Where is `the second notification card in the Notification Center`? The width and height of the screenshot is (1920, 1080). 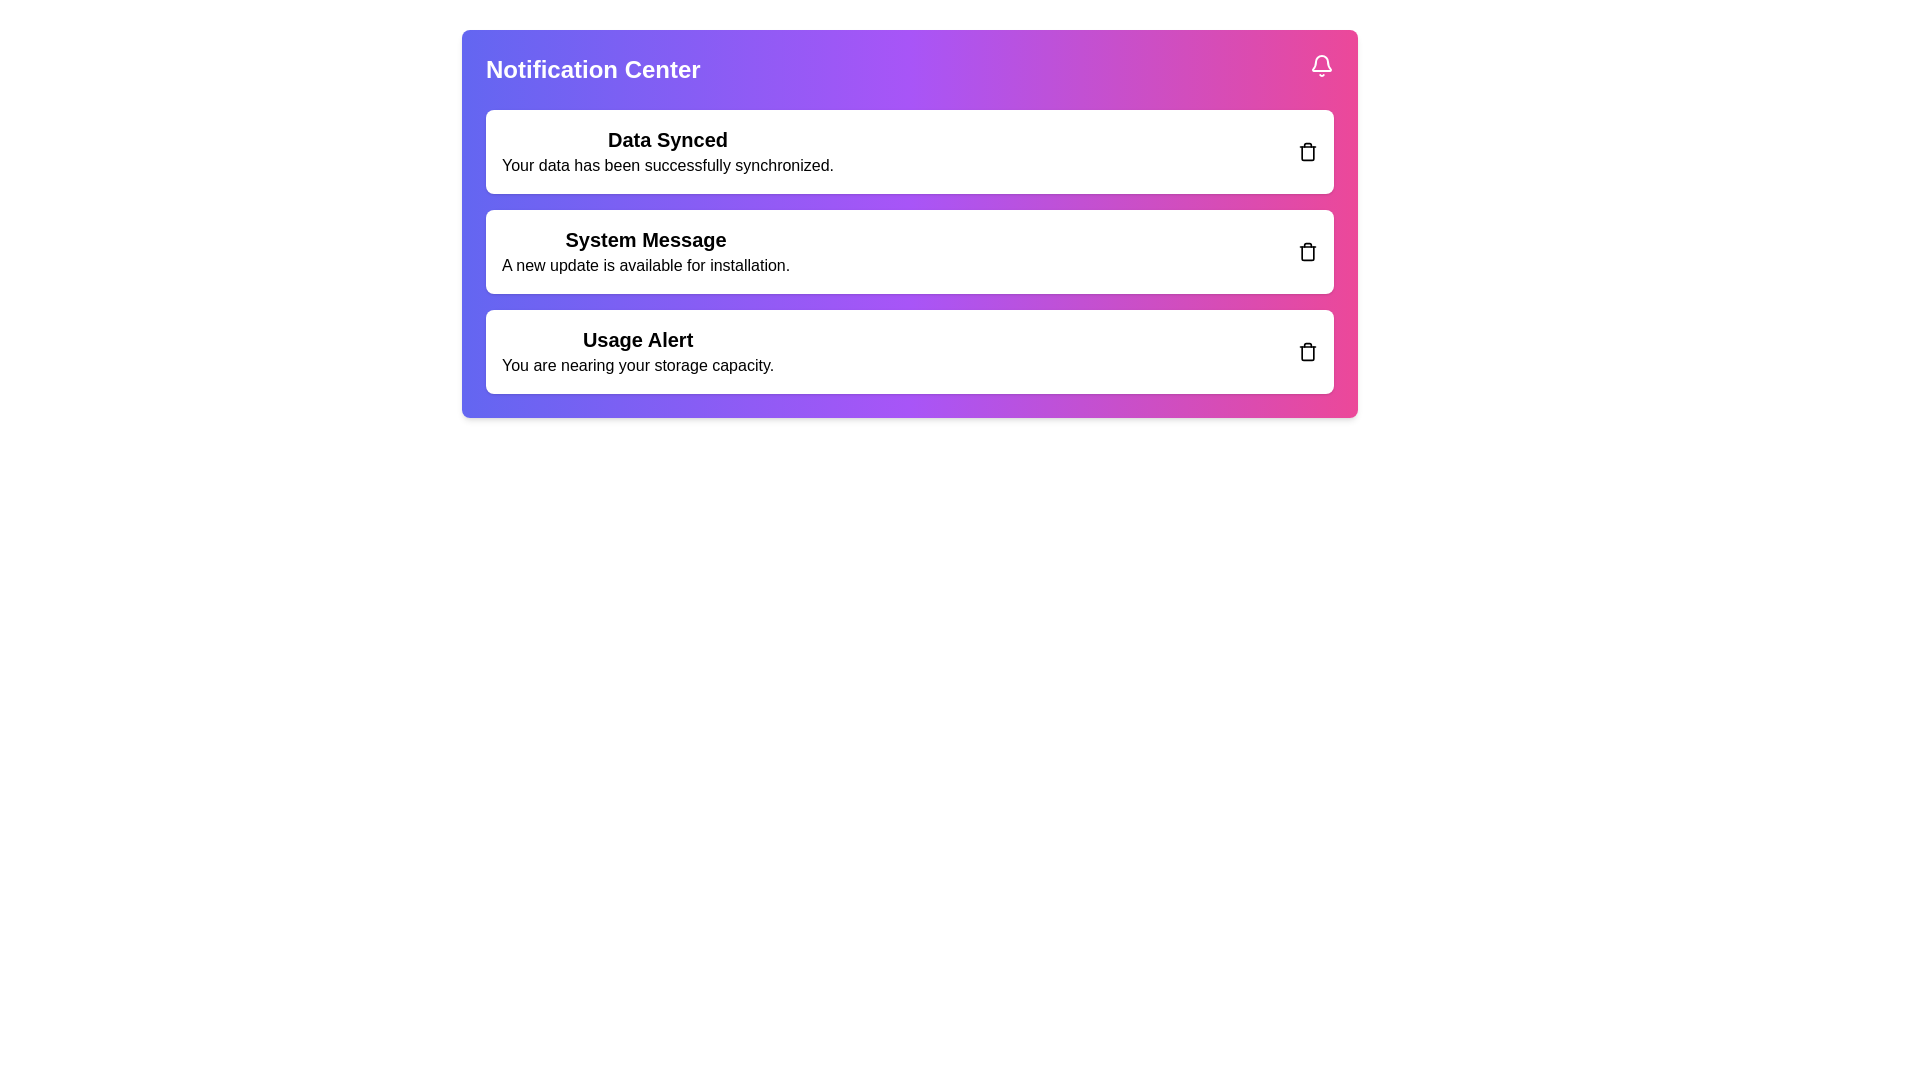
the second notification card in the Notification Center is located at coordinates (909, 250).